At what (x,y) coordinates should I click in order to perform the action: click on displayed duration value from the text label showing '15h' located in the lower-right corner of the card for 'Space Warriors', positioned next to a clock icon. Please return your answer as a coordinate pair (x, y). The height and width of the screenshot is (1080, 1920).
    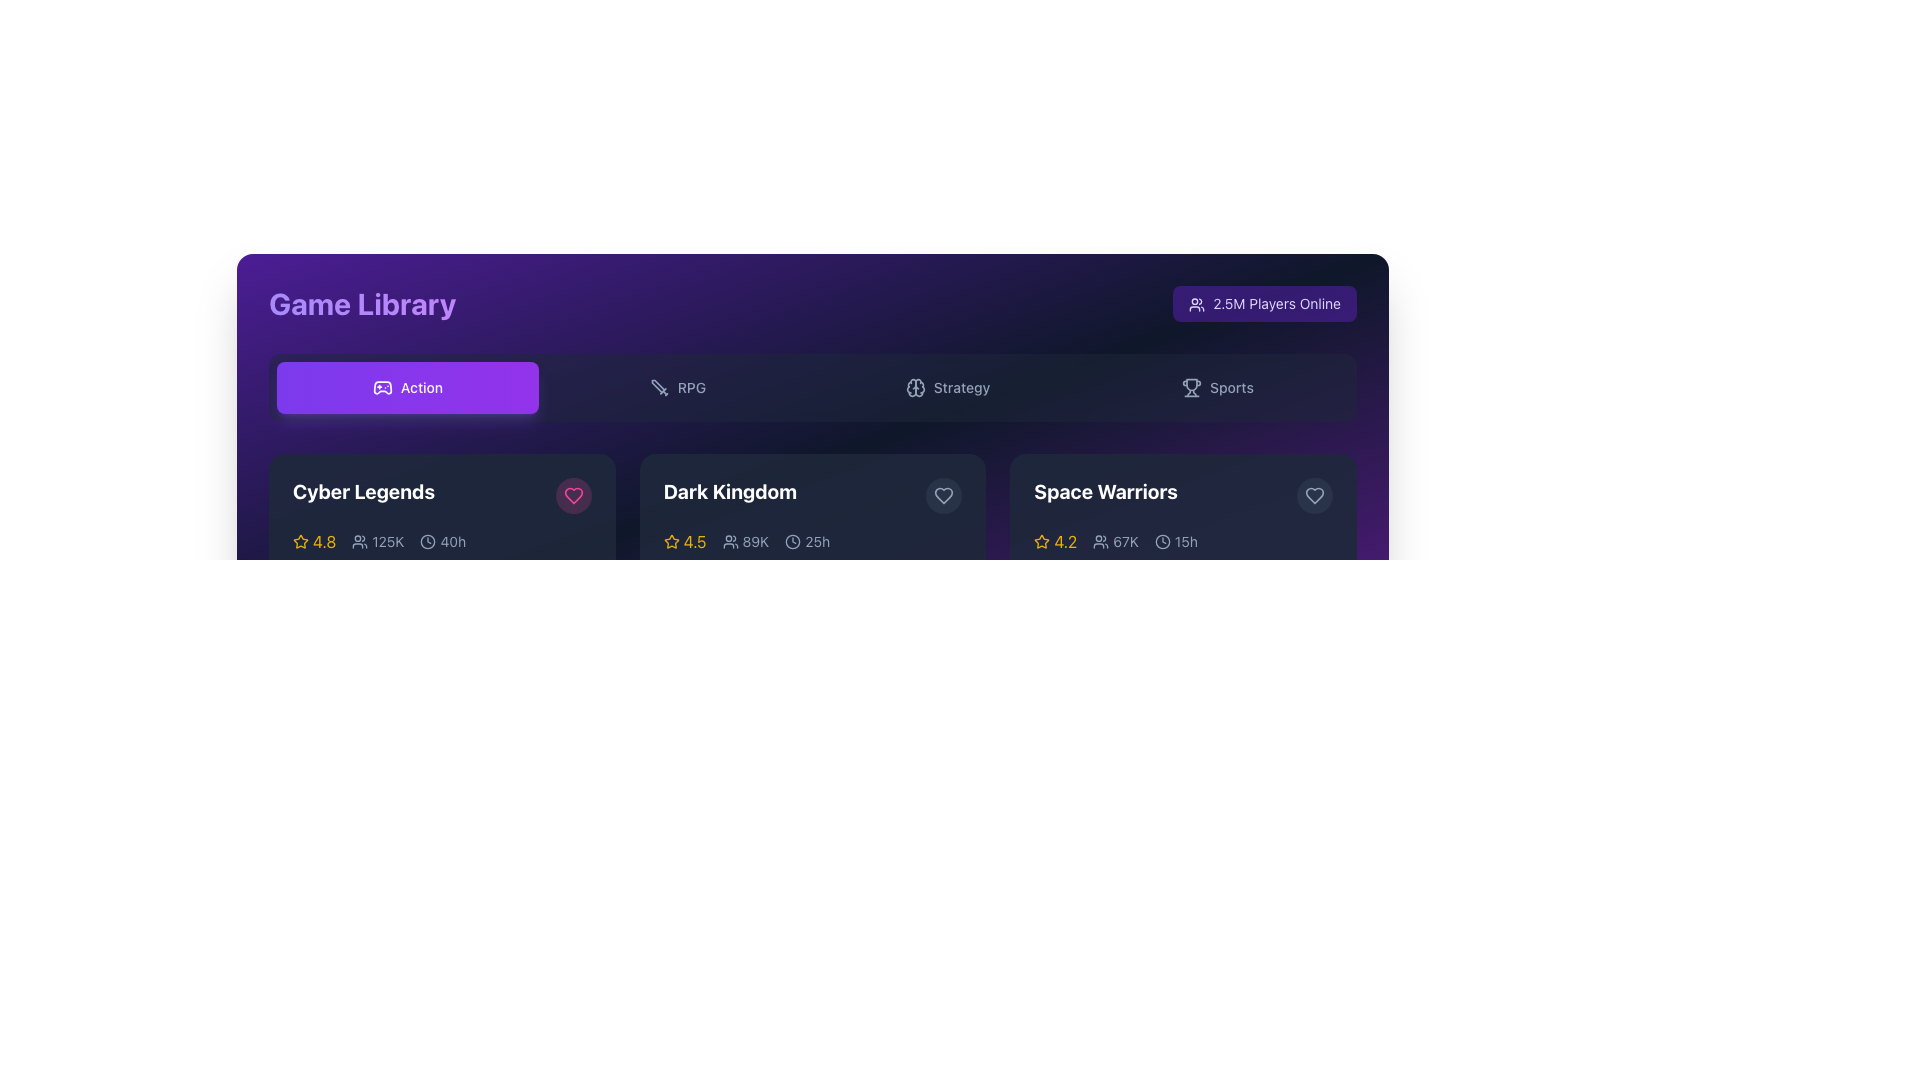
    Looking at the image, I should click on (1186, 542).